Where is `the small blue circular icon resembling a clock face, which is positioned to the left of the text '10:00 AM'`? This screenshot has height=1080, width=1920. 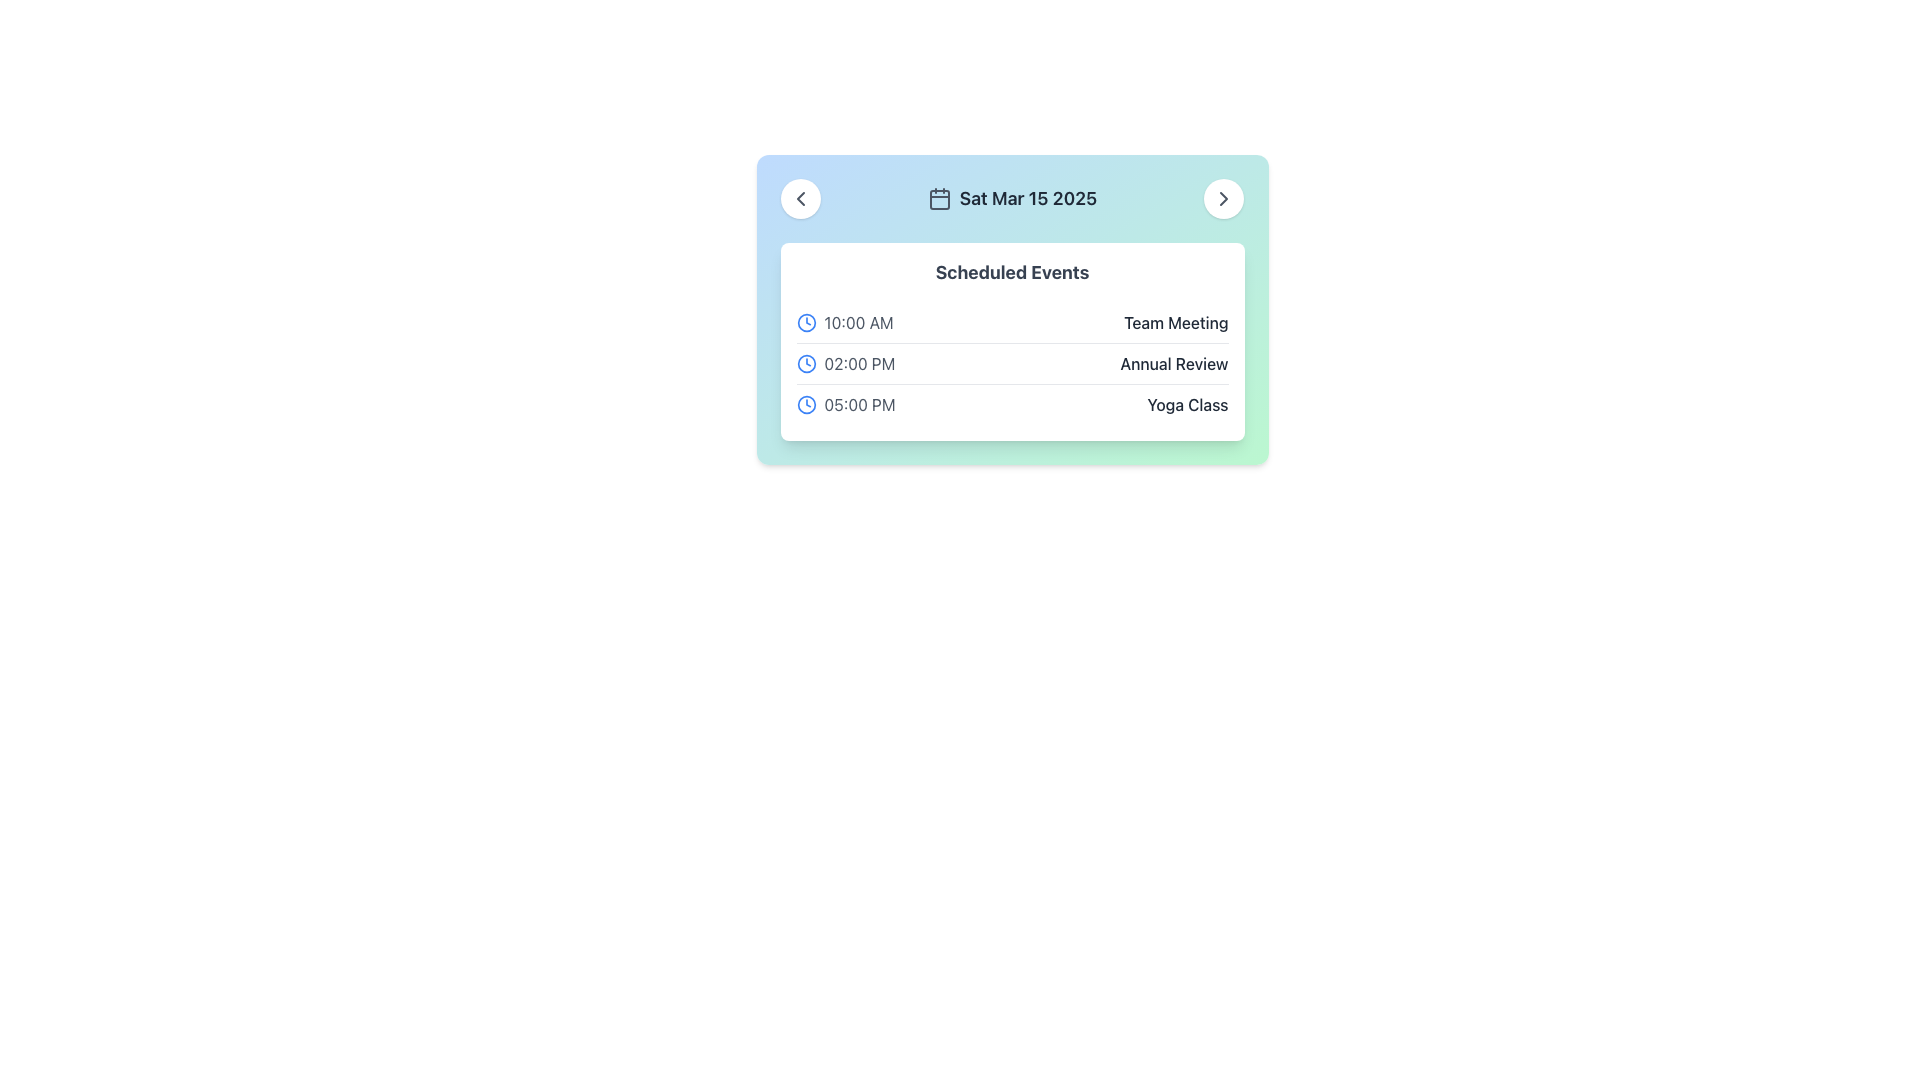
the small blue circular icon resembling a clock face, which is positioned to the left of the text '10:00 AM' is located at coordinates (806, 322).